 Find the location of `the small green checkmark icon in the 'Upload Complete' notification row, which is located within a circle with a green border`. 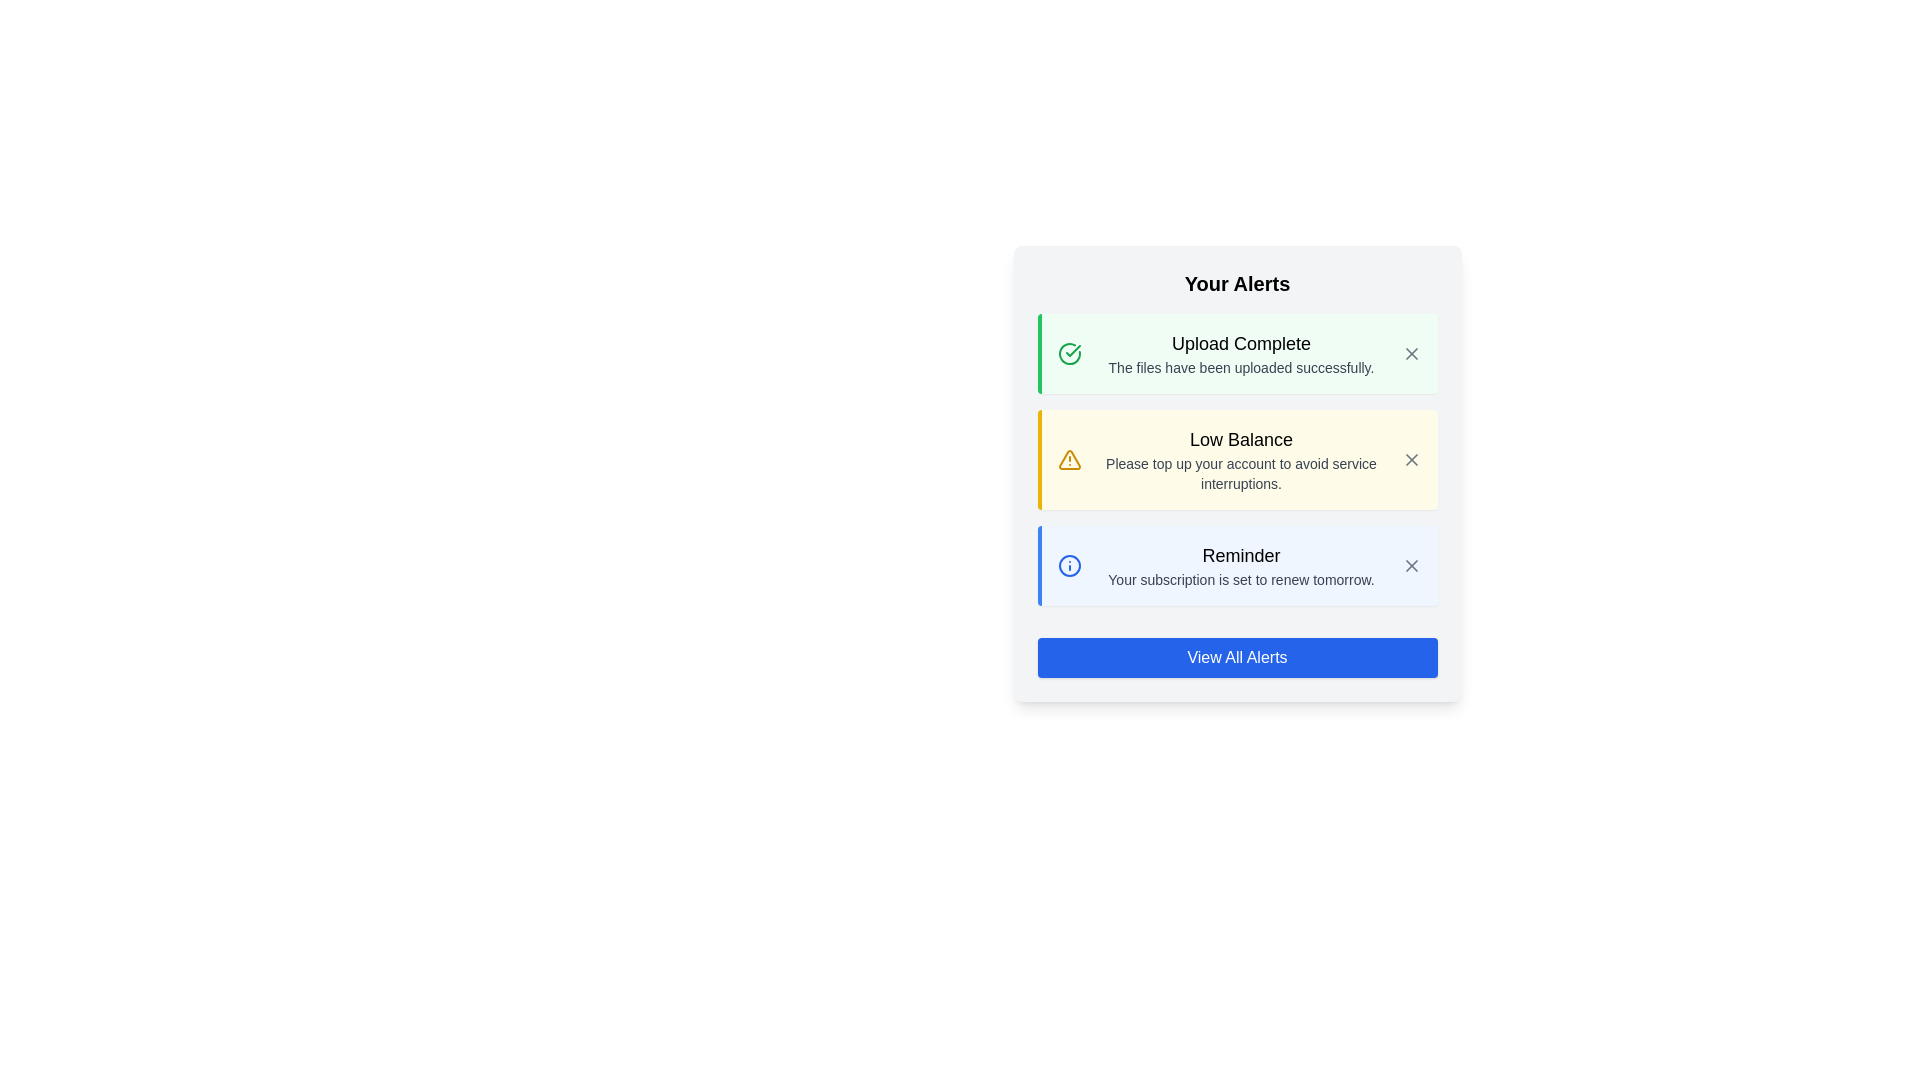

the small green checkmark icon in the 'Upload Complete' notification row, which is located within a circle with a green border is located at coordinates (1072, 350).